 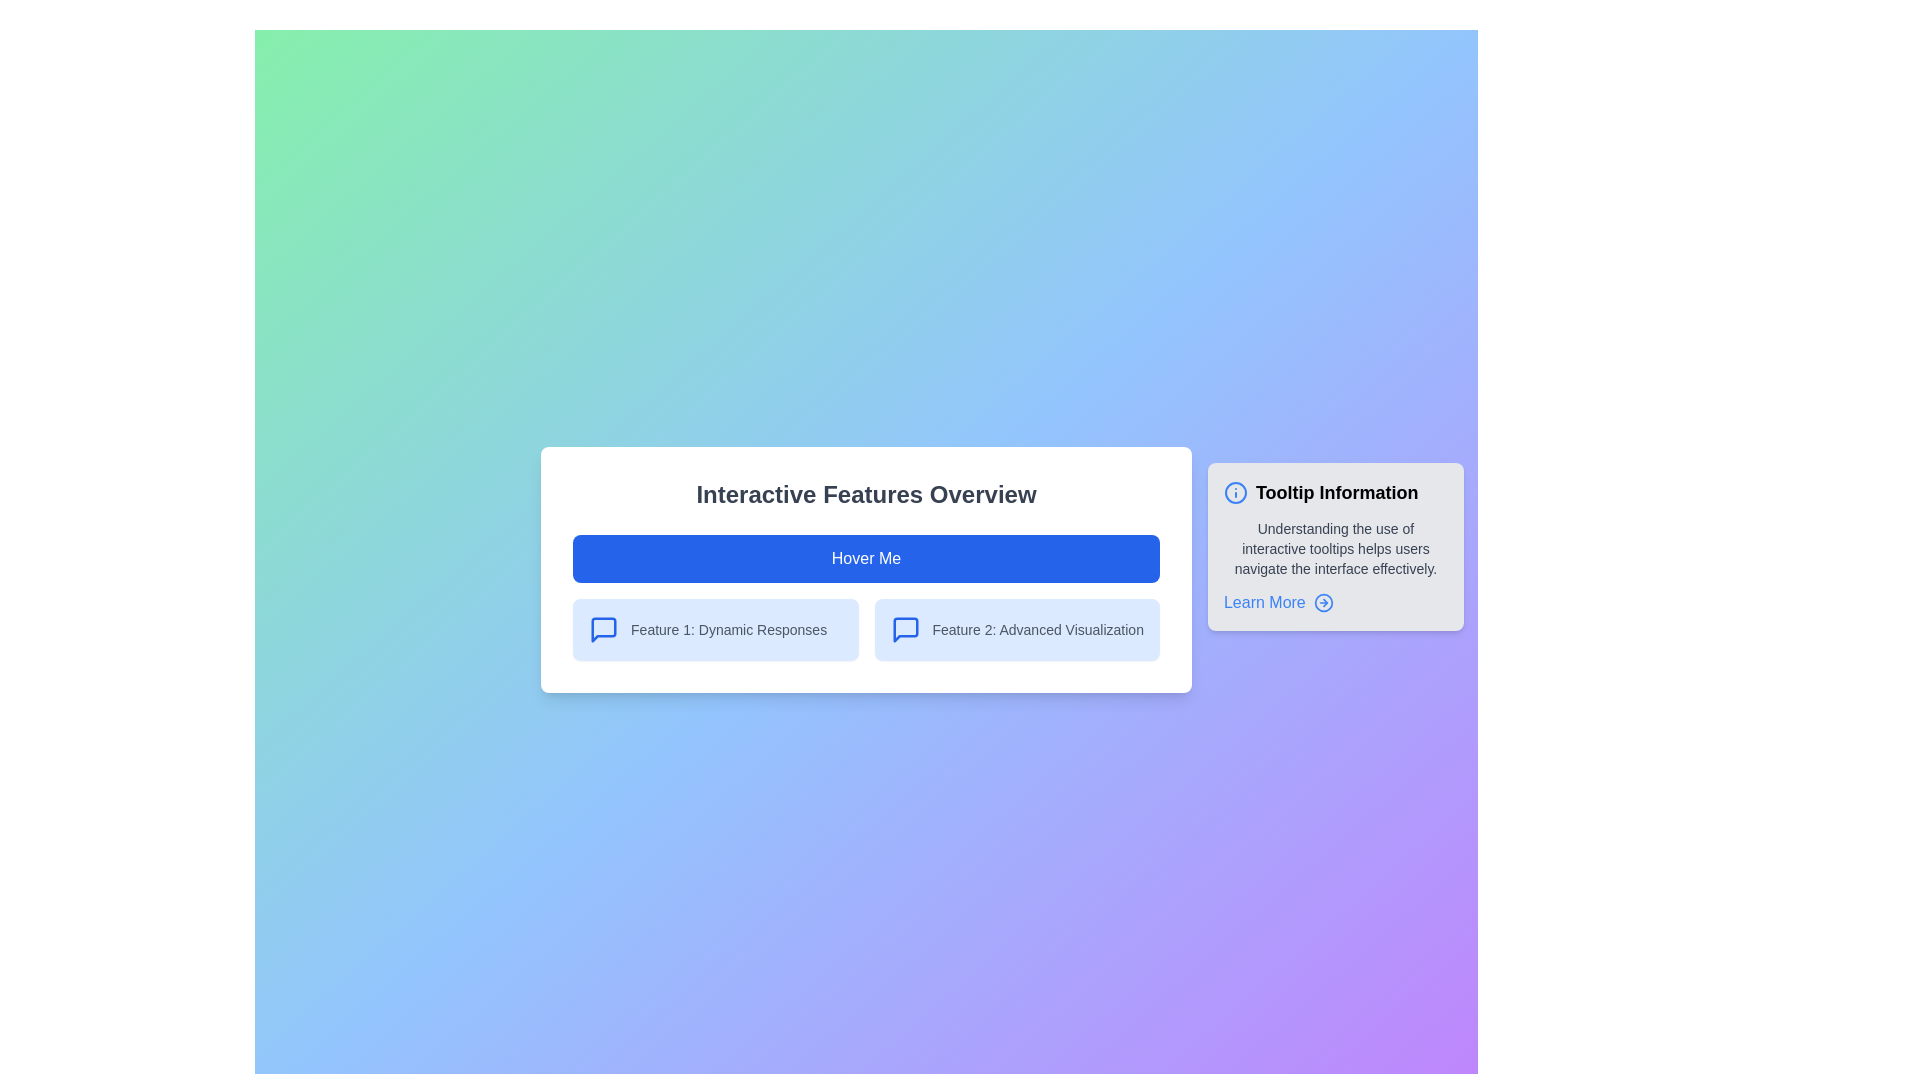 What do you see at coordinates (866, 570) in the screenshot?
I see `the blue button labeled 'Hover Me' located at the center of the Panel or Card that contains the text 'Interactive Features Overview'` at bounding box center [866, 570].